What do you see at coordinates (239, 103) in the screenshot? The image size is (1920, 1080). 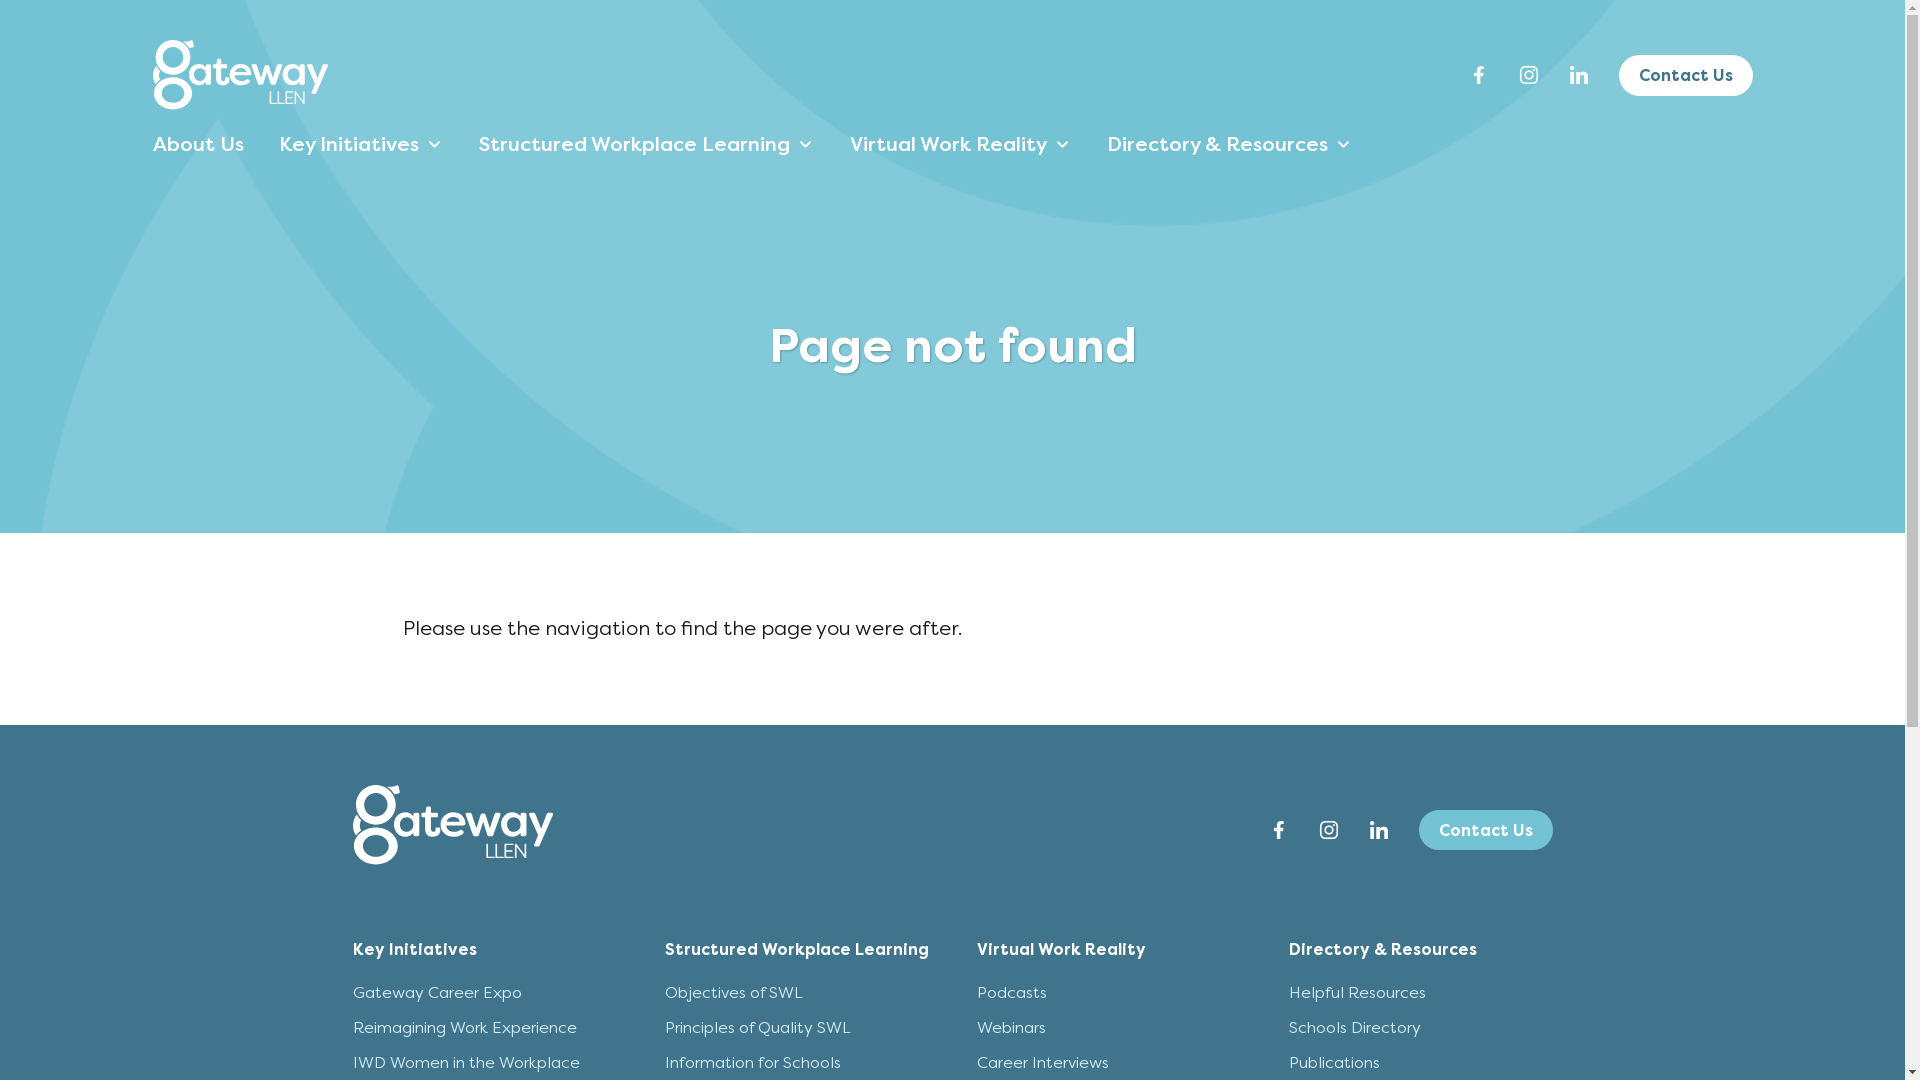 I see `'Gateway LLEN'` at bounding box center [239, 103].